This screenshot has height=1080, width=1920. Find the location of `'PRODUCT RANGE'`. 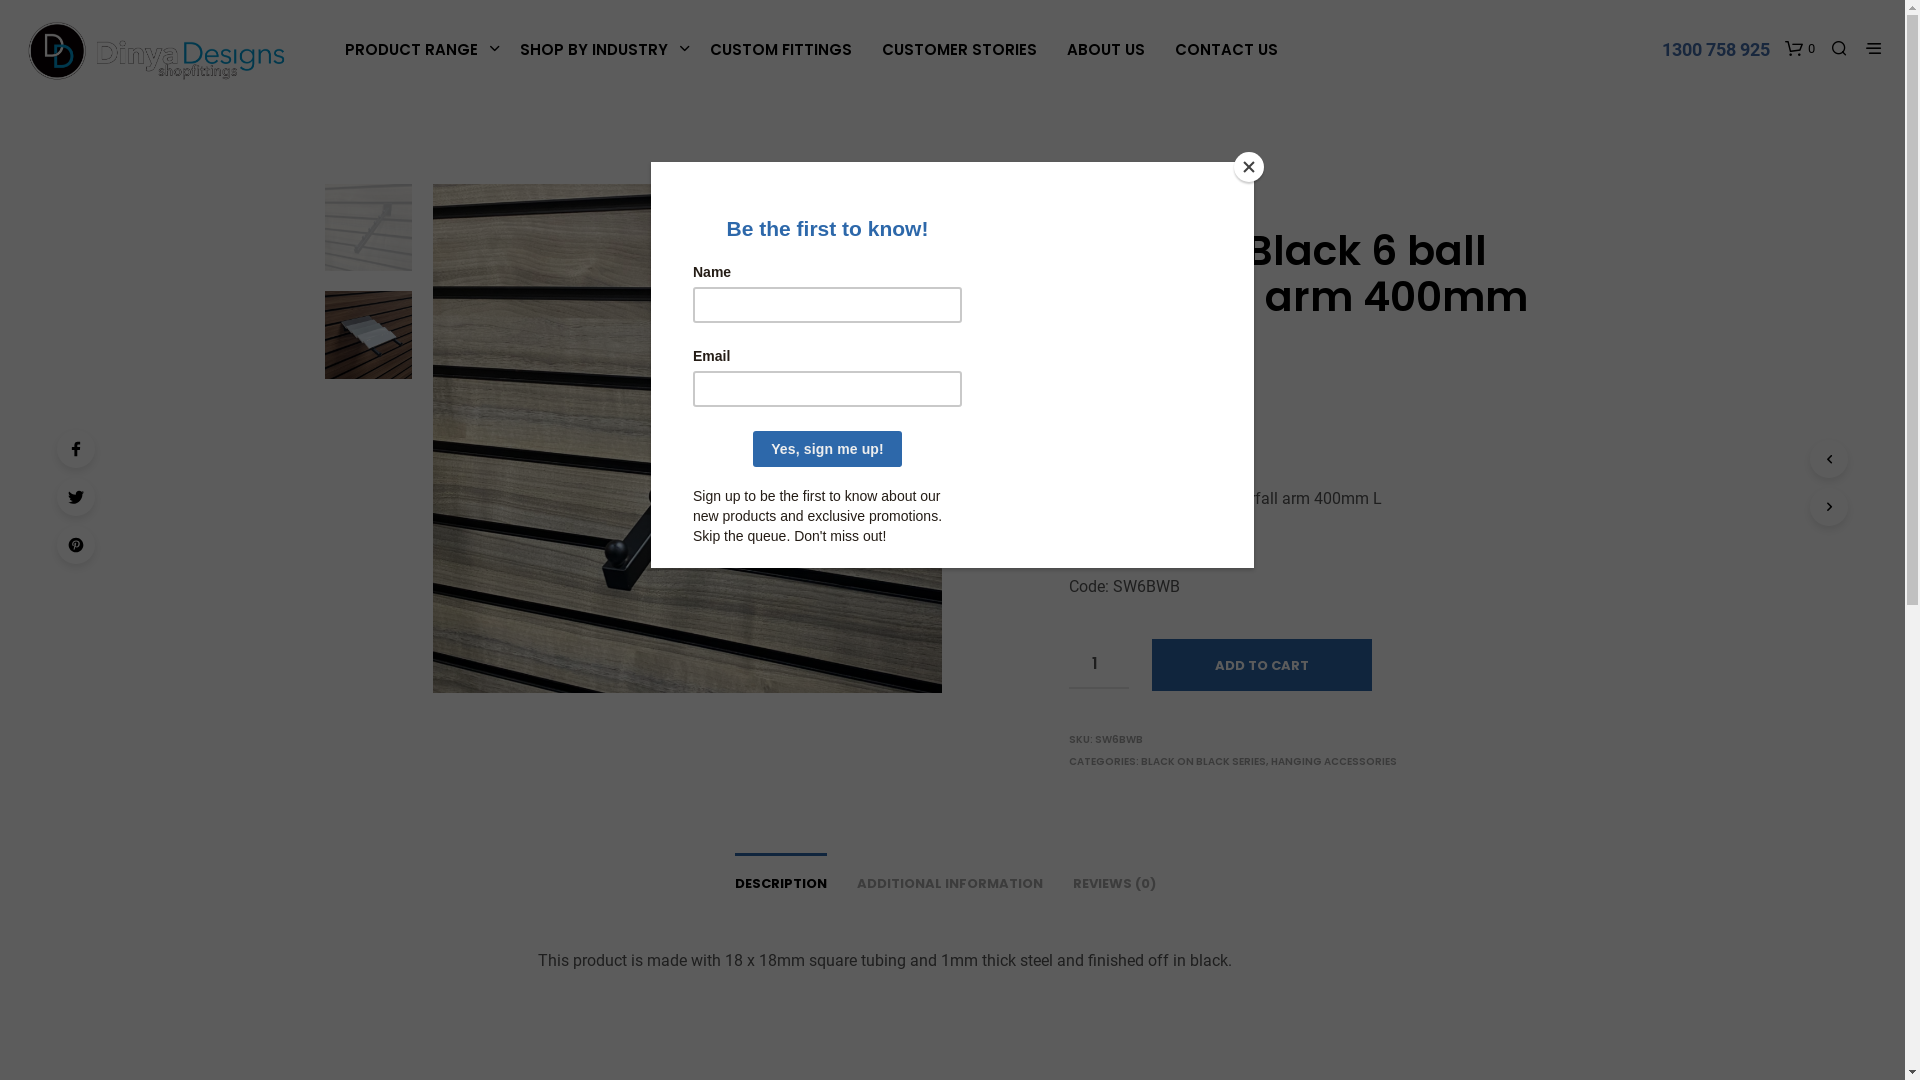

'PRODUCT RANGE' is located at coordinates (410, 49).